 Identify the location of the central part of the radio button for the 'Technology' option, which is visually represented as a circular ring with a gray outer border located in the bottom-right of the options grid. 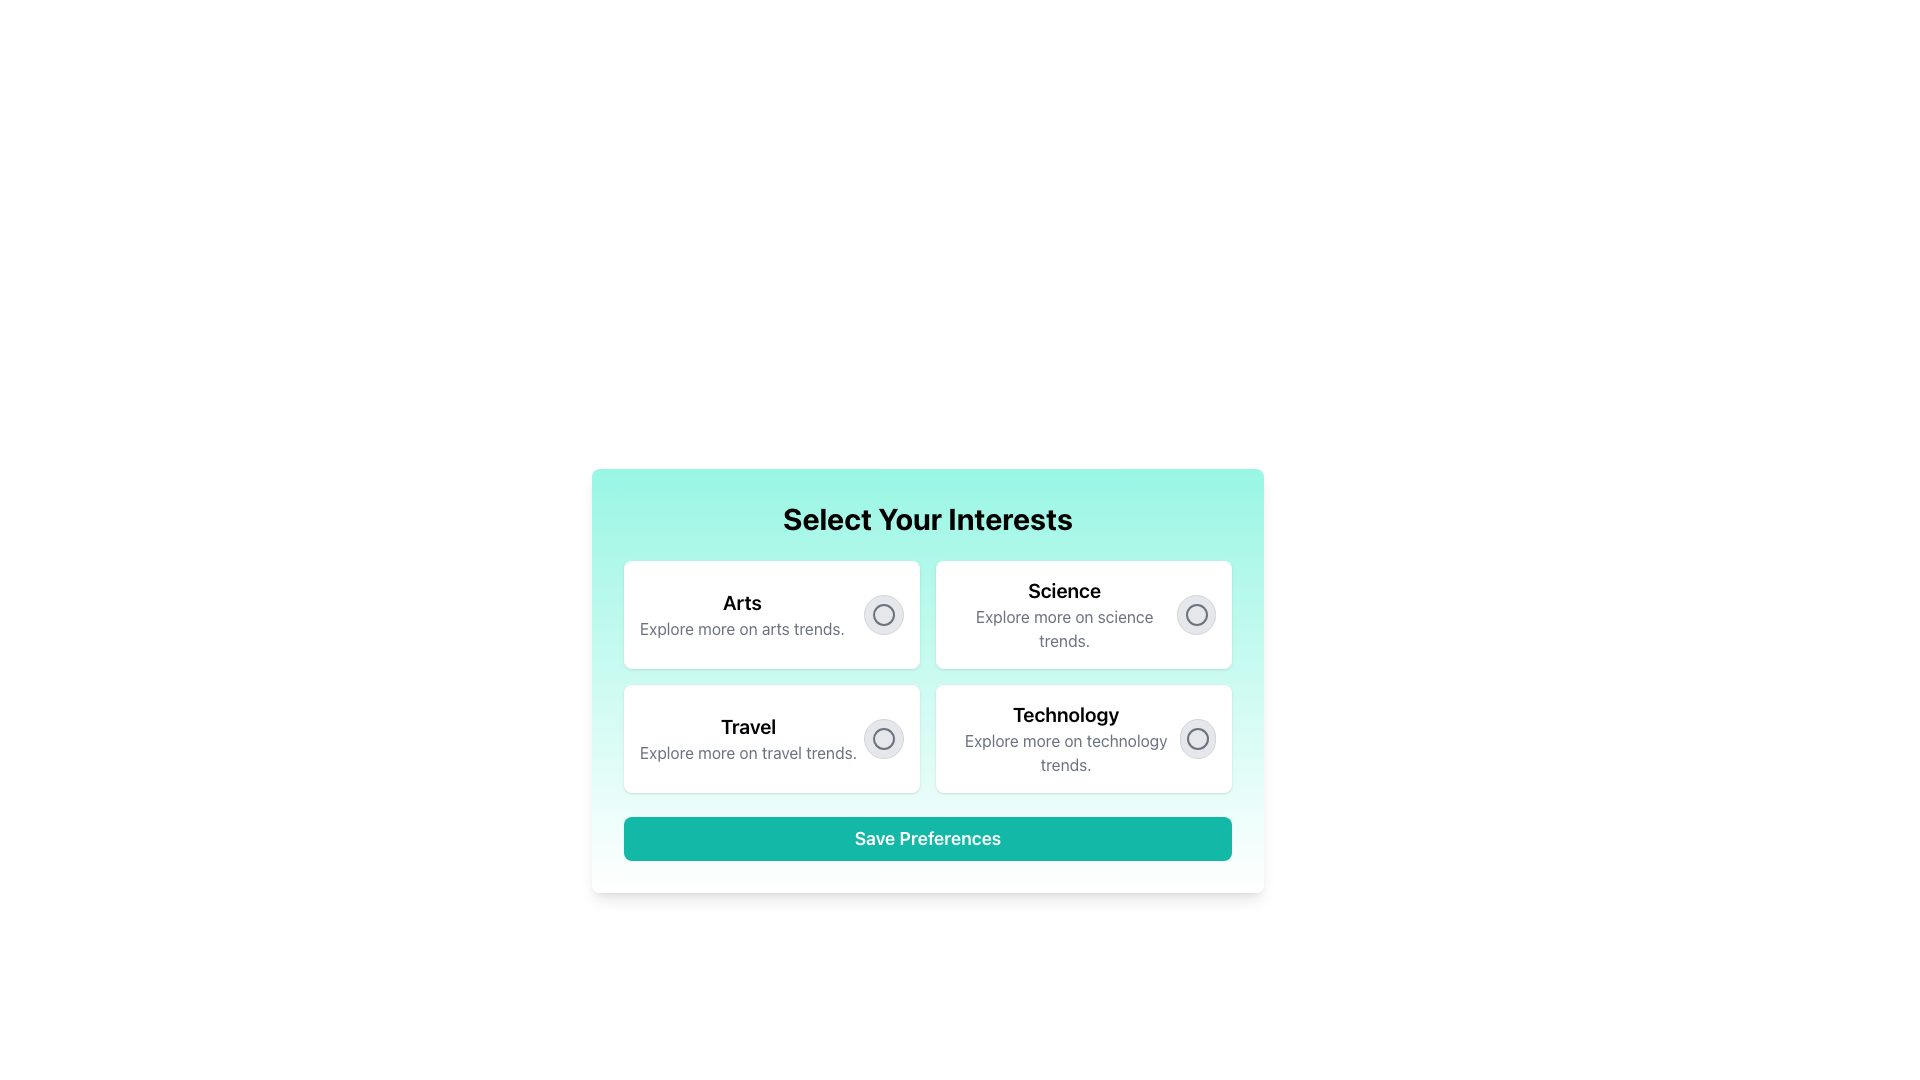
(1198, 739).